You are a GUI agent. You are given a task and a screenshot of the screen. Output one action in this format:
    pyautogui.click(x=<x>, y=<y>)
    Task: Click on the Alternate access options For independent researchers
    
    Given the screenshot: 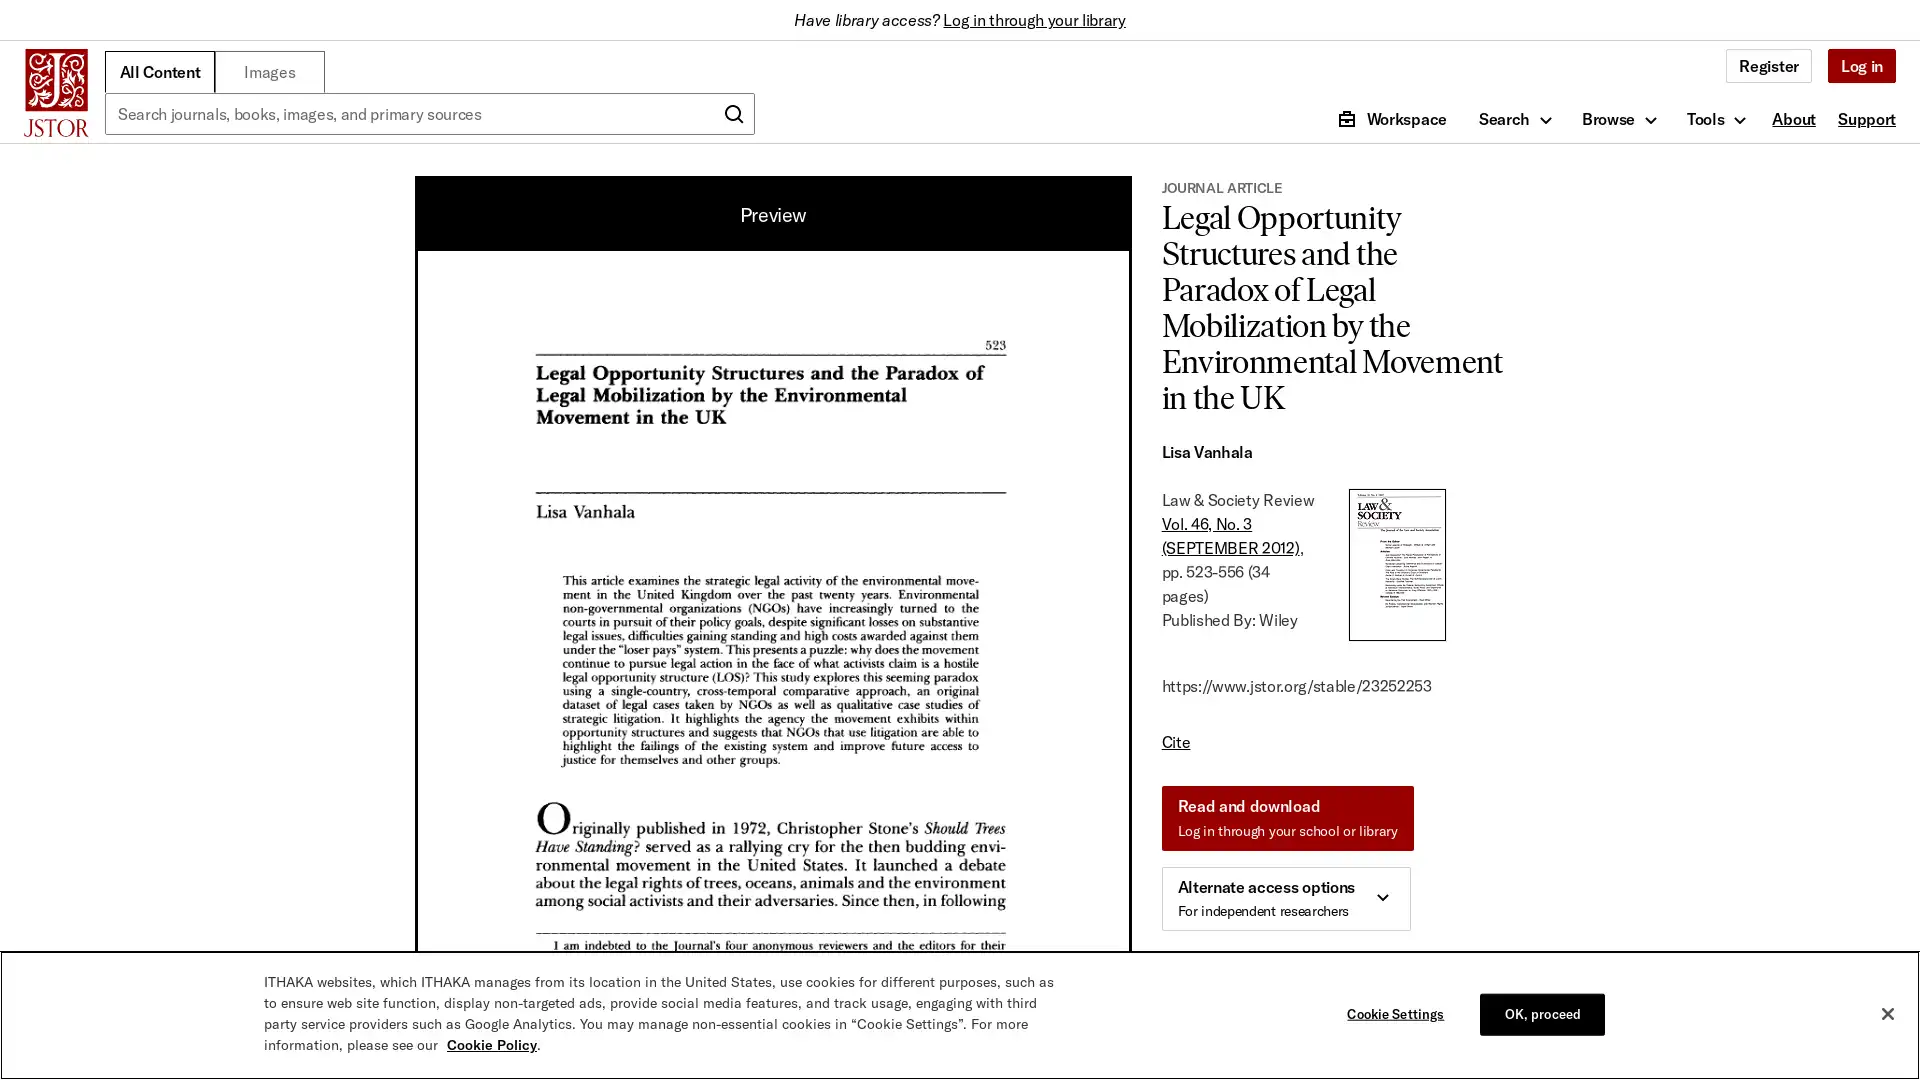 What is the action you would take?
    pyautogui.click(x=1285, y=897)
    